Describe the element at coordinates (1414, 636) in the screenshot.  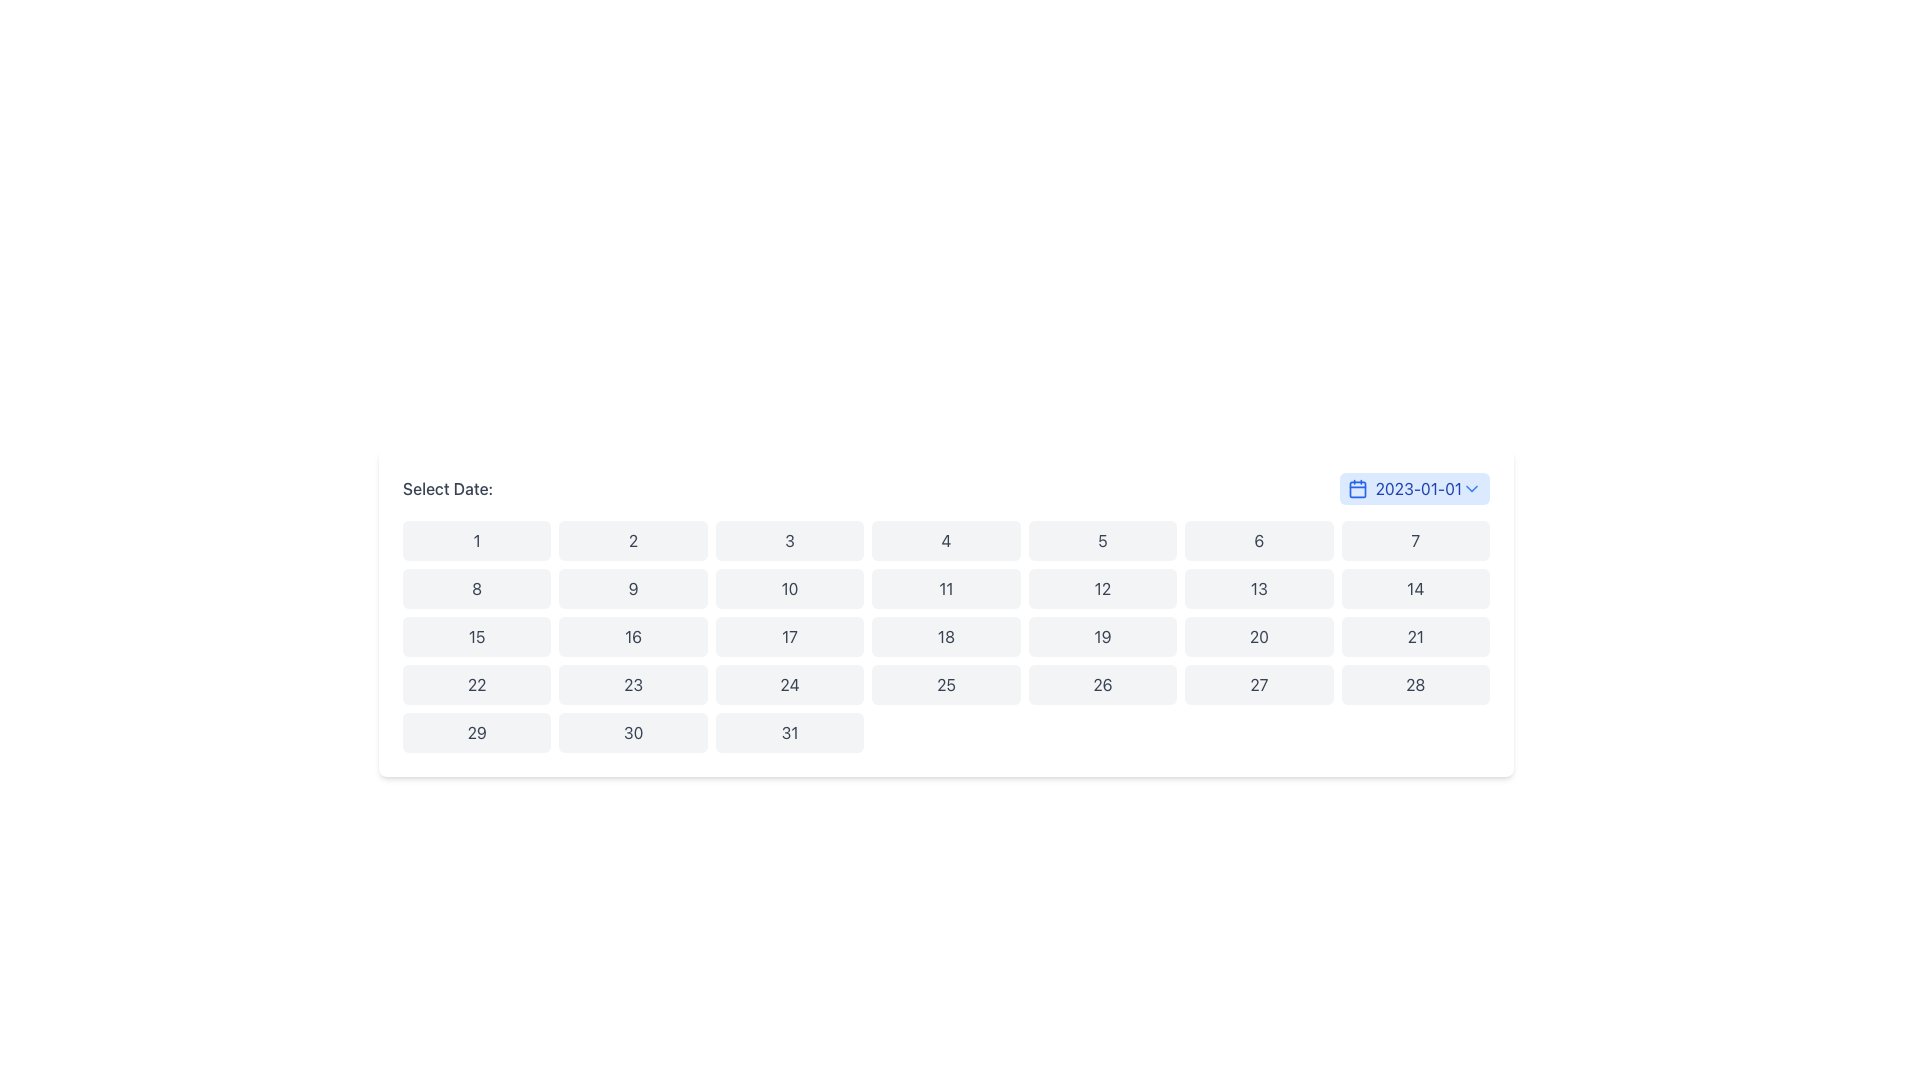
I see `the button labeled '21' in the calendar grid` at that location.